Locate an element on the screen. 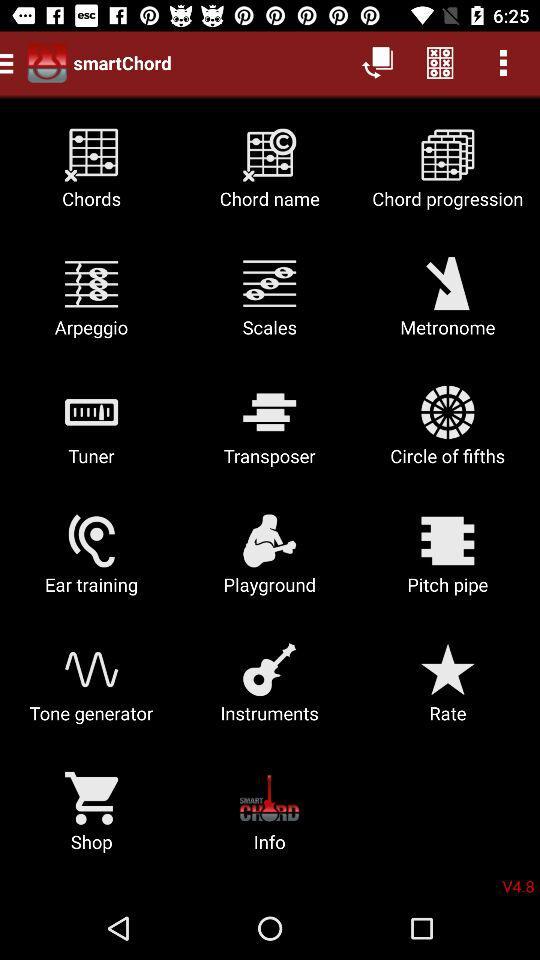  item to the left of pitch pipe icon is located at coordinates (269, 561).